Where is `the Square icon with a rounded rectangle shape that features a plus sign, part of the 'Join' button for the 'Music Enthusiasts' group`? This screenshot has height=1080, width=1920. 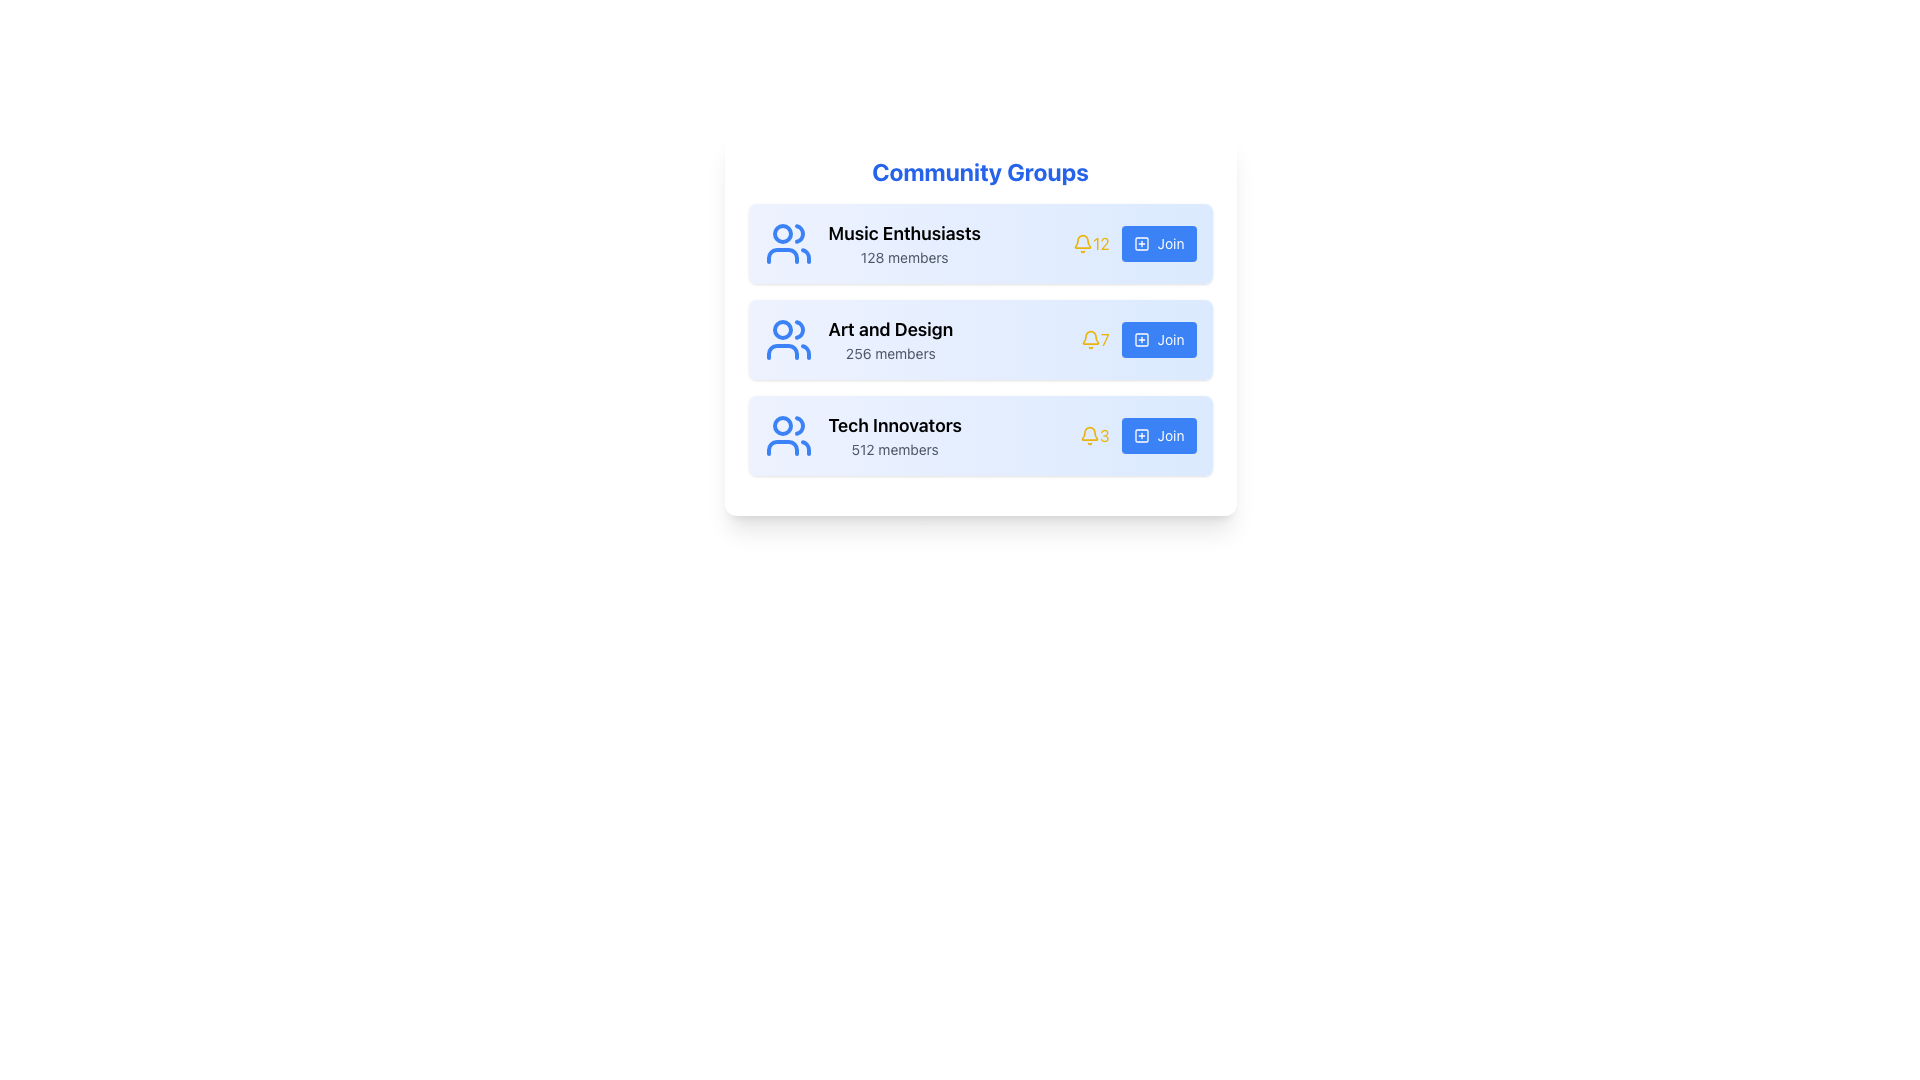 the Square icon with a rounded rectangle shape that features a plus sign, part of the 'Join' button for the 'Music Enthusiasts' group is located at coordinates (1141, 242).